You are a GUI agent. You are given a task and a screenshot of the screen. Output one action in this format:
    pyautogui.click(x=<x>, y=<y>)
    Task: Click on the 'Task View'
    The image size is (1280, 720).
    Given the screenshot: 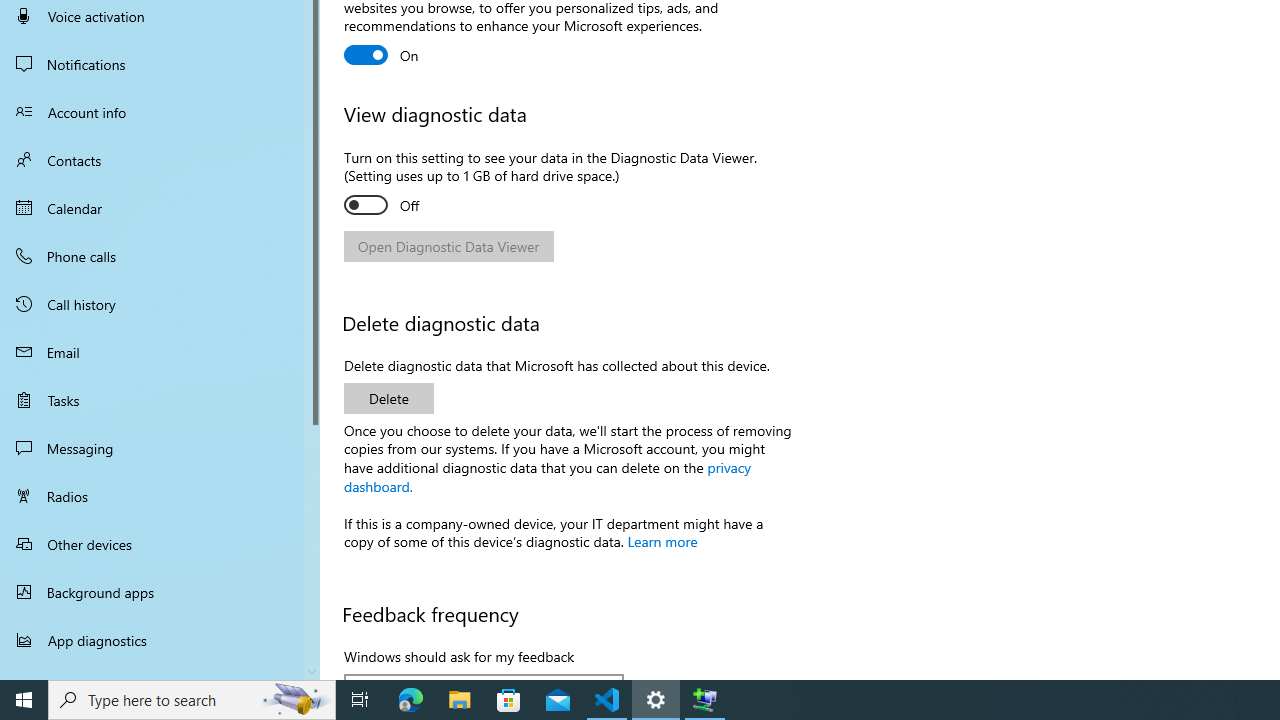 What is the action you would take?
    pyautogui.click(x=359, y=698)
    